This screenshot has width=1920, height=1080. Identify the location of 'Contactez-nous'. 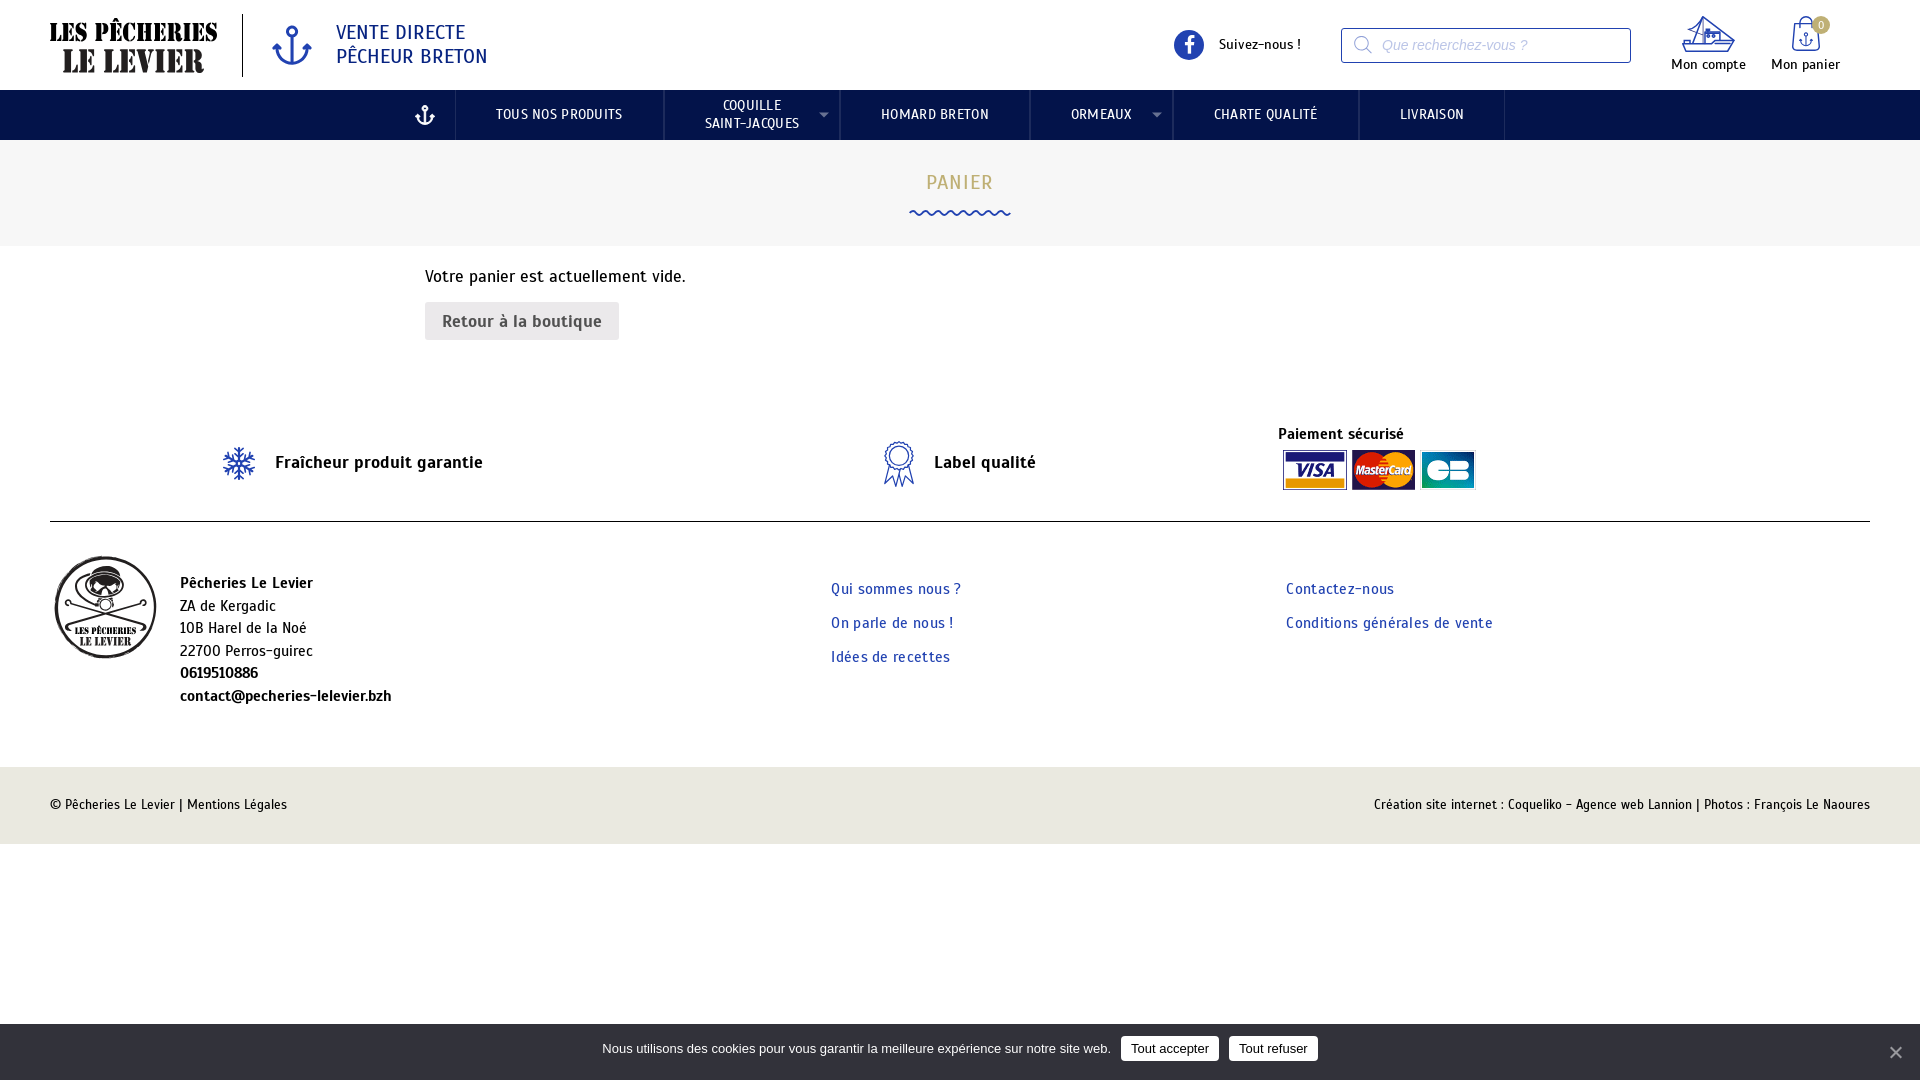
(1339, 588).